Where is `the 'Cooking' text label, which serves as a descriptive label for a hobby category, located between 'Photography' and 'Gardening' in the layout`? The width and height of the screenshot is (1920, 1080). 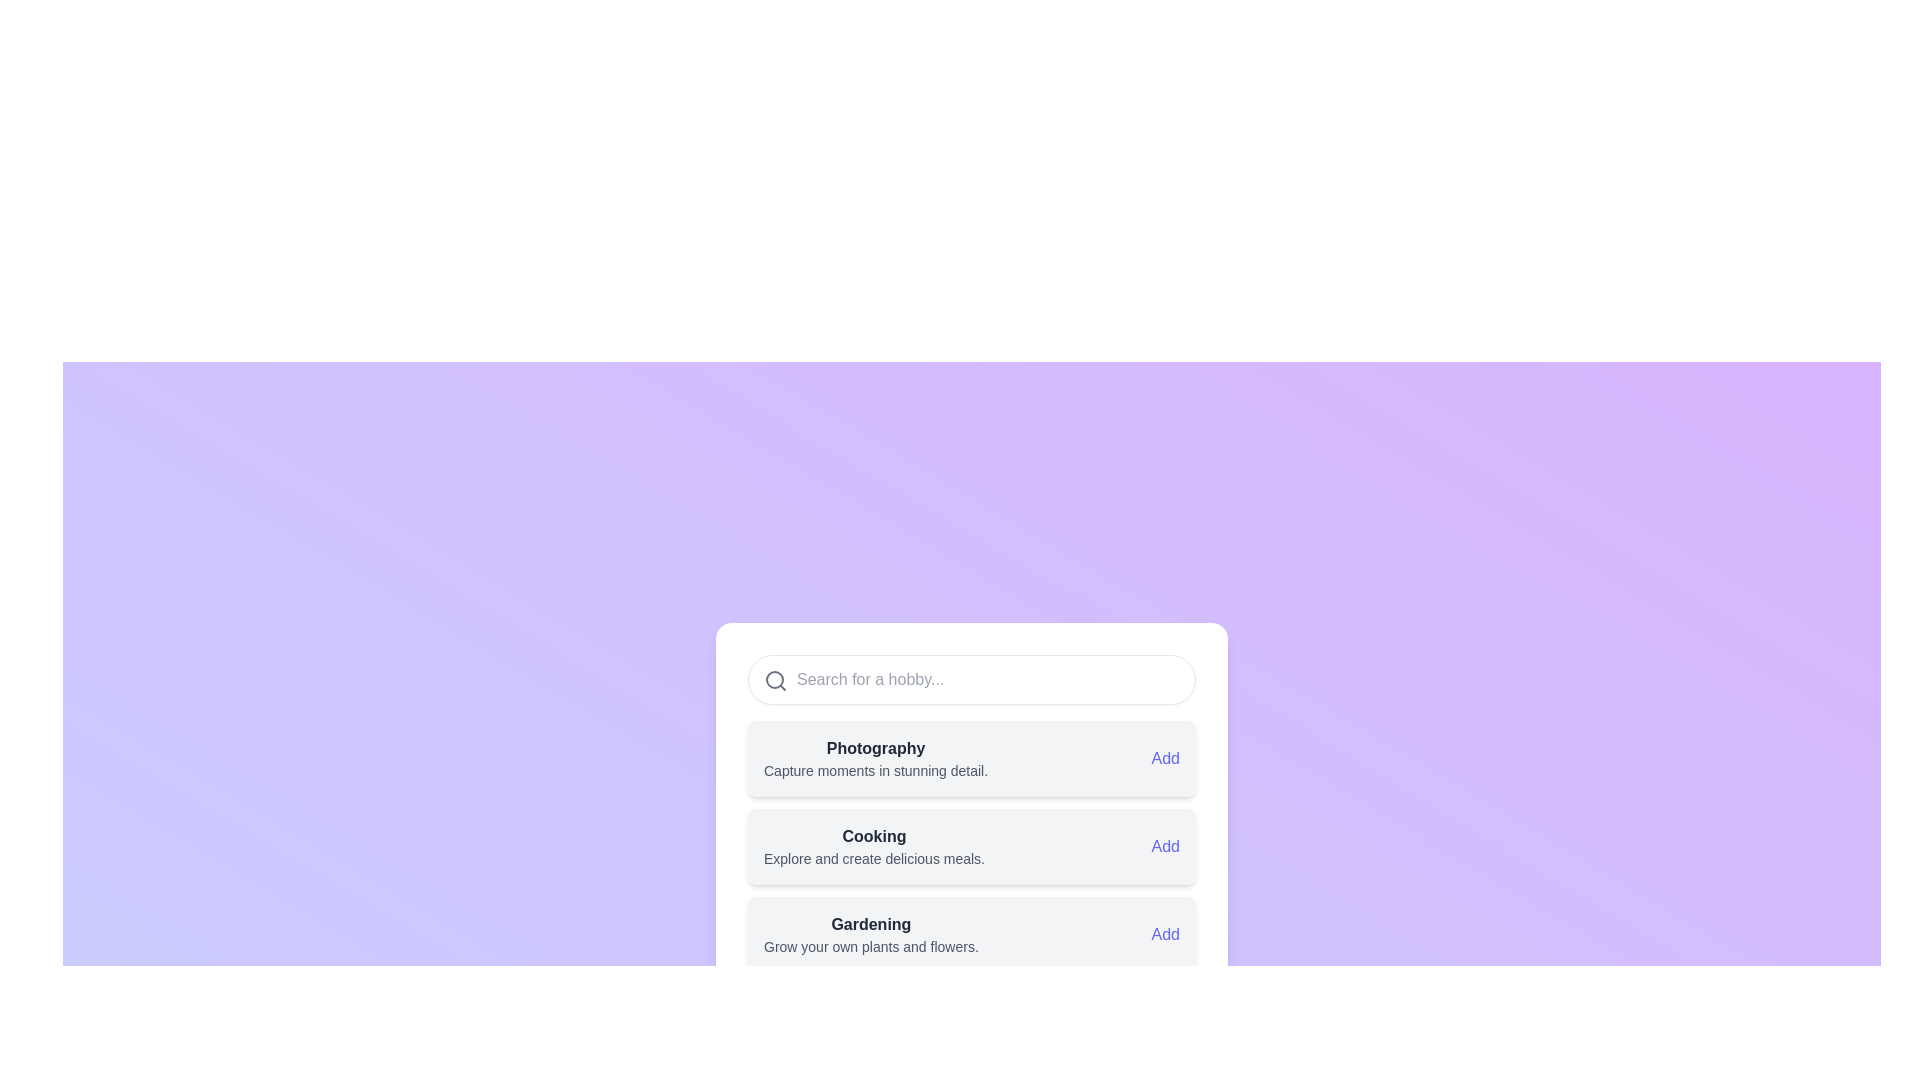
the 'Cooking' text label, which serves as a descriptive label for a hobby category, located between 'Photography' and 'Gardening' in the layout is located at coordinates (874, 847).